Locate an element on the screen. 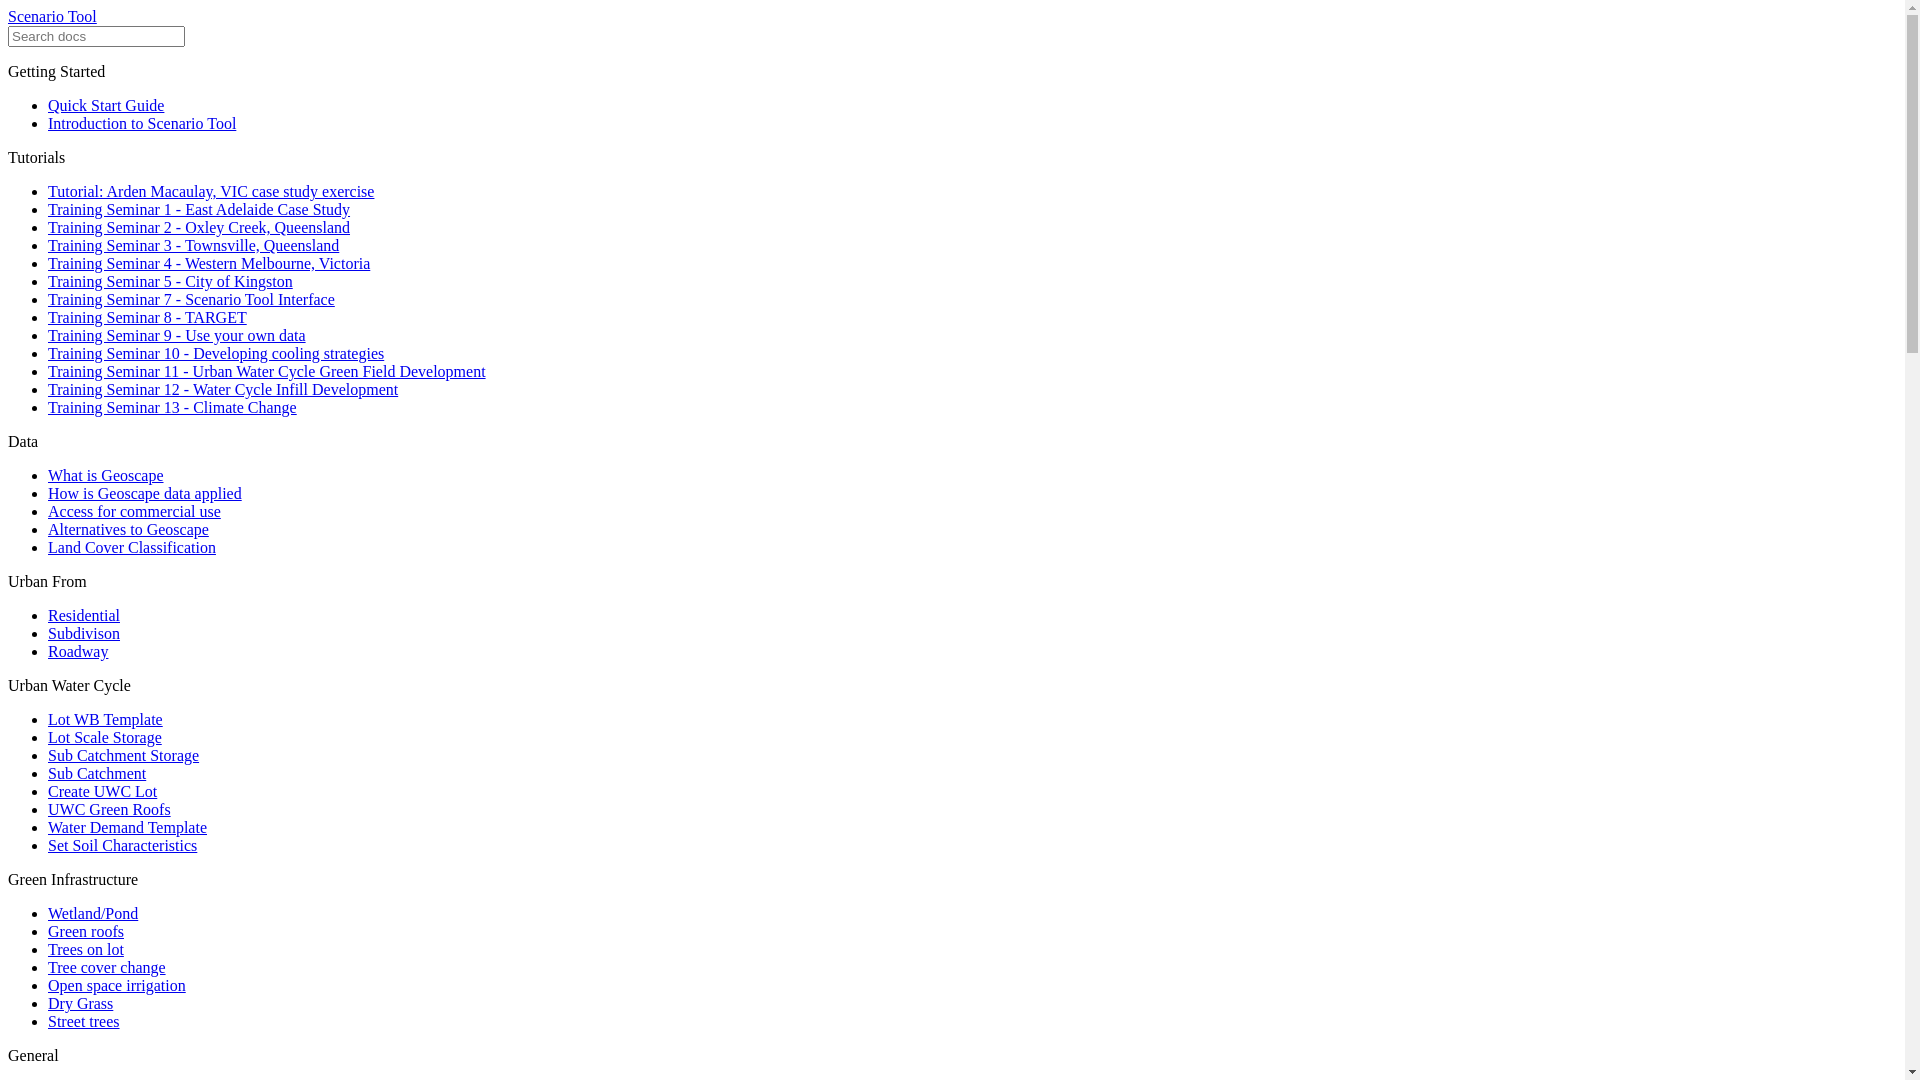 The width and height of the screenshot is (1920, 1080). 'Set Soil Characteristics' is located at coordinates (48, 845).